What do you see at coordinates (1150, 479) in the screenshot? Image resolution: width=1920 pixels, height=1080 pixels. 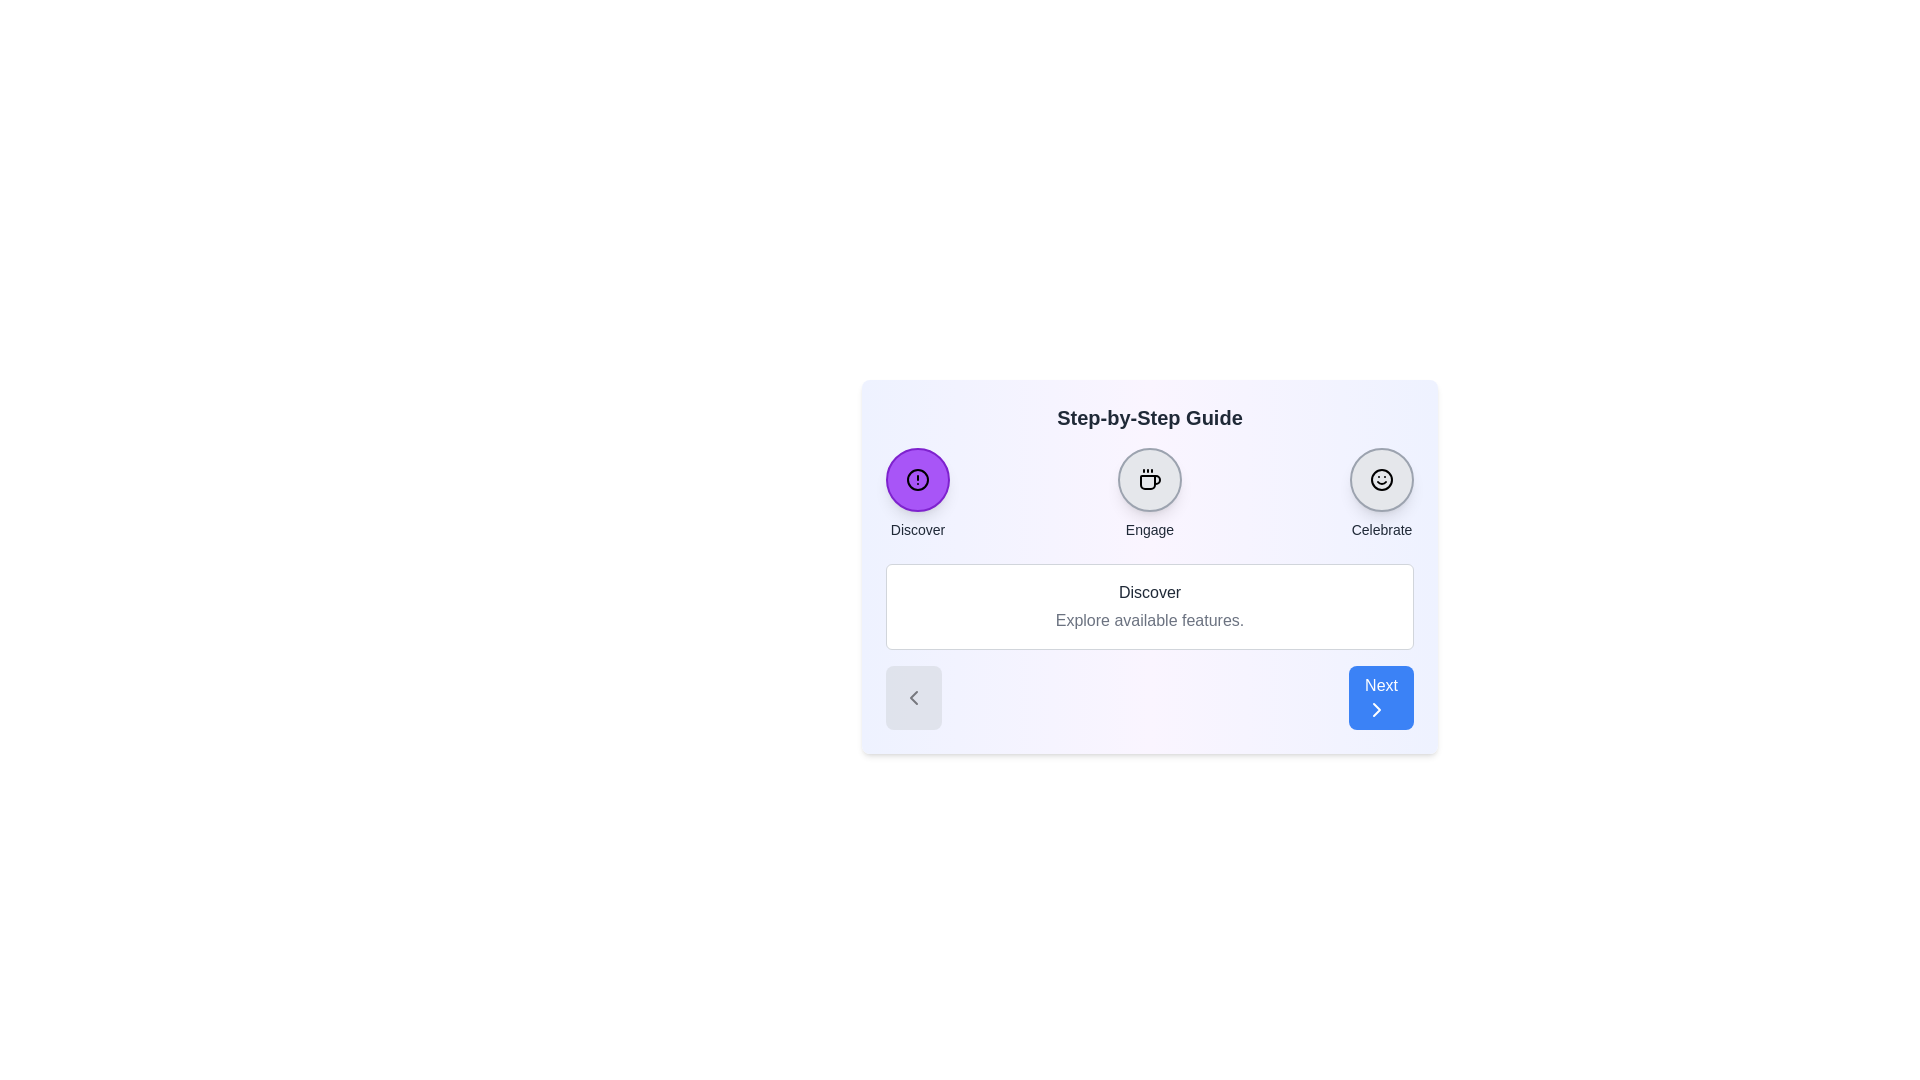 I see `the decorative coffee cup icon located centrally in the interface above the 'Engage' label` at bounding box center [1150, 479].